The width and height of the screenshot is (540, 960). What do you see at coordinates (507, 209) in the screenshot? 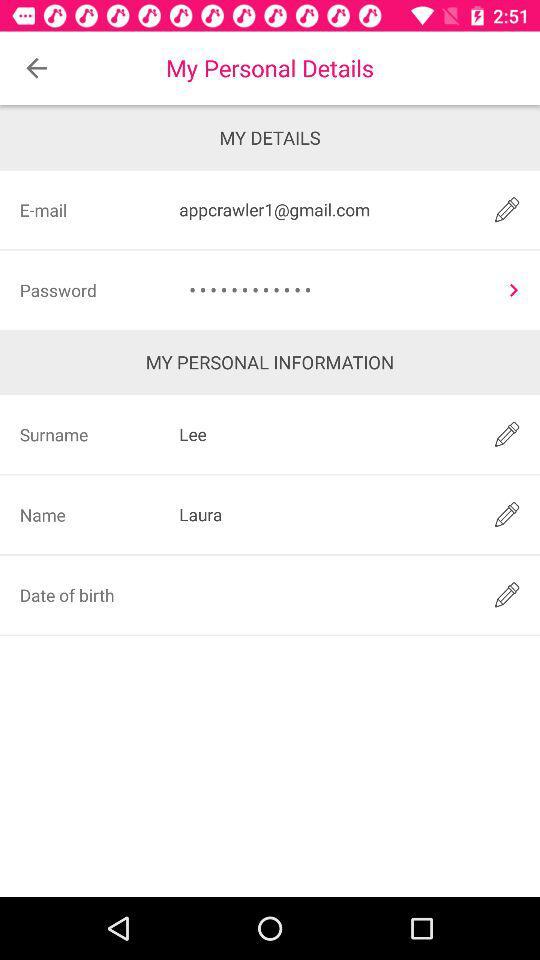
I see `edit email` at bounding box center [507, 209].